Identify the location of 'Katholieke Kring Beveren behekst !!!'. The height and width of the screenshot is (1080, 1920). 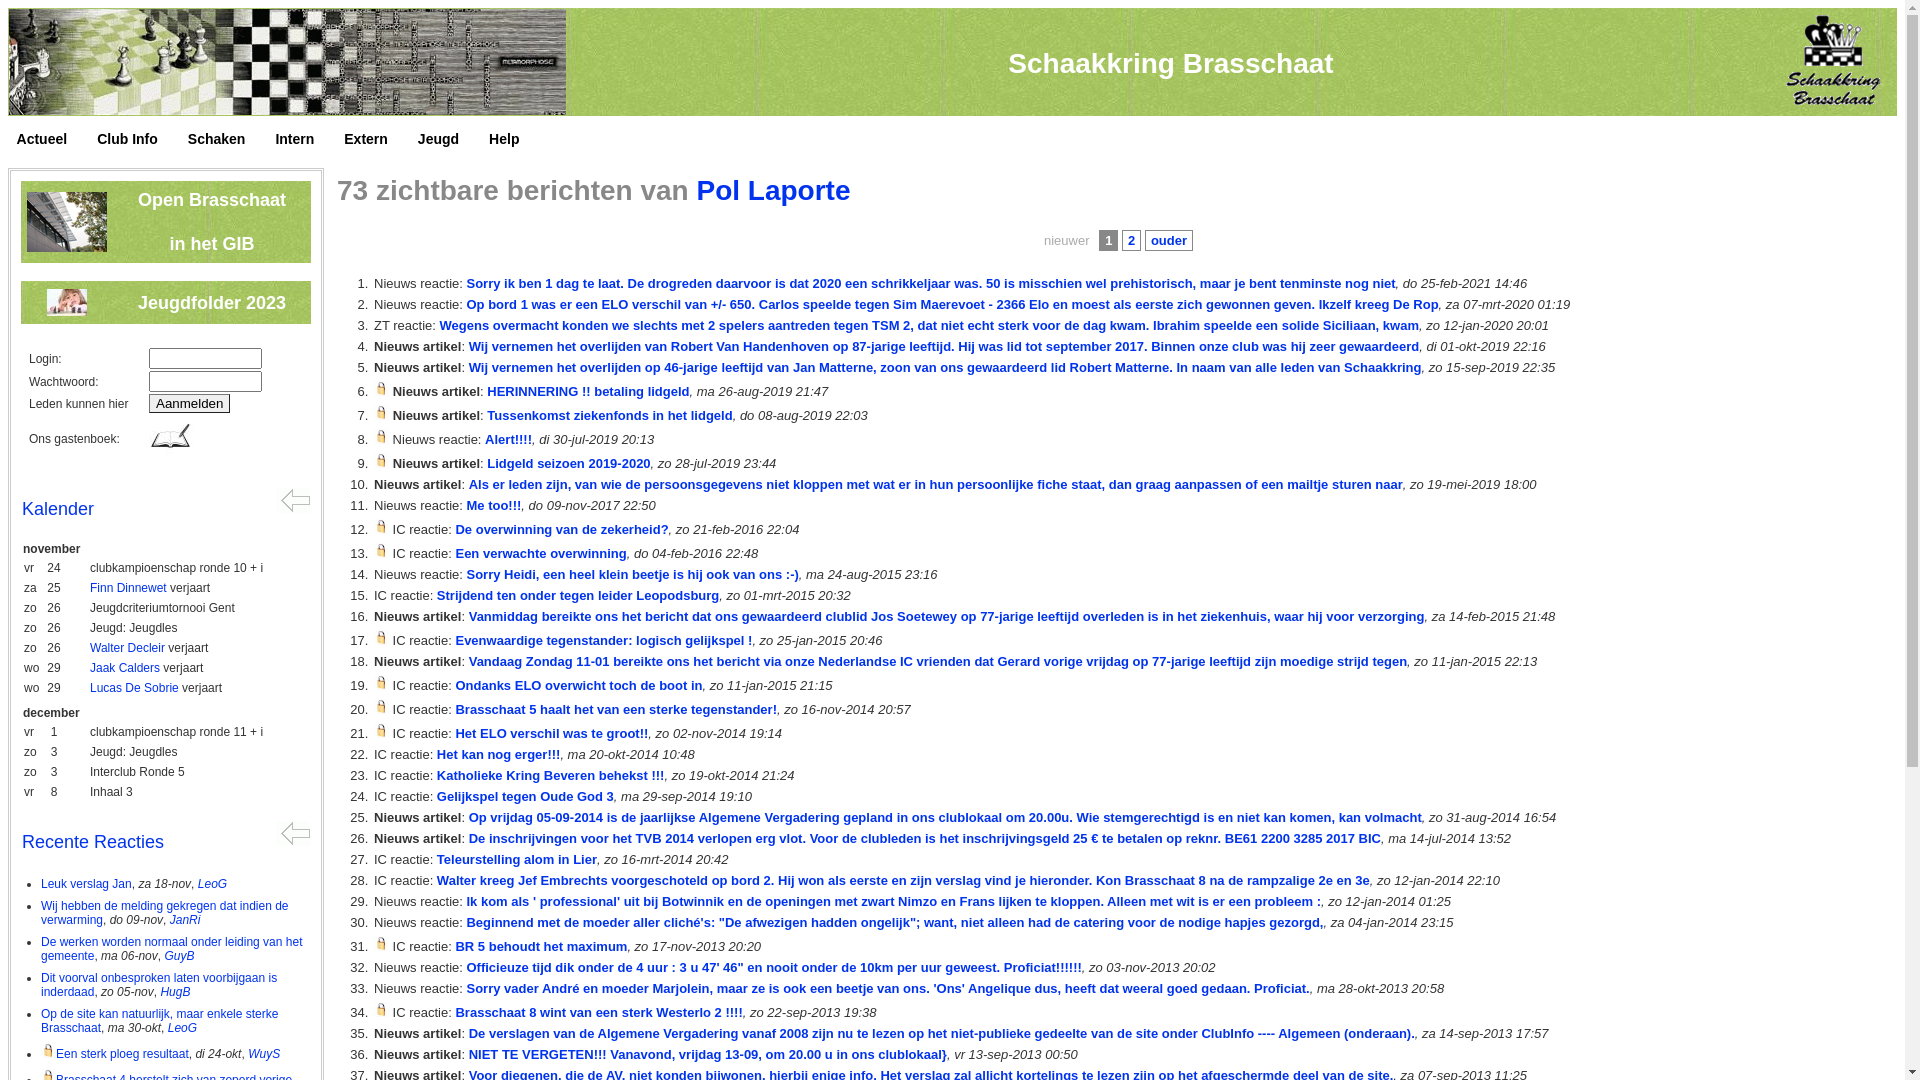
(435, 774).